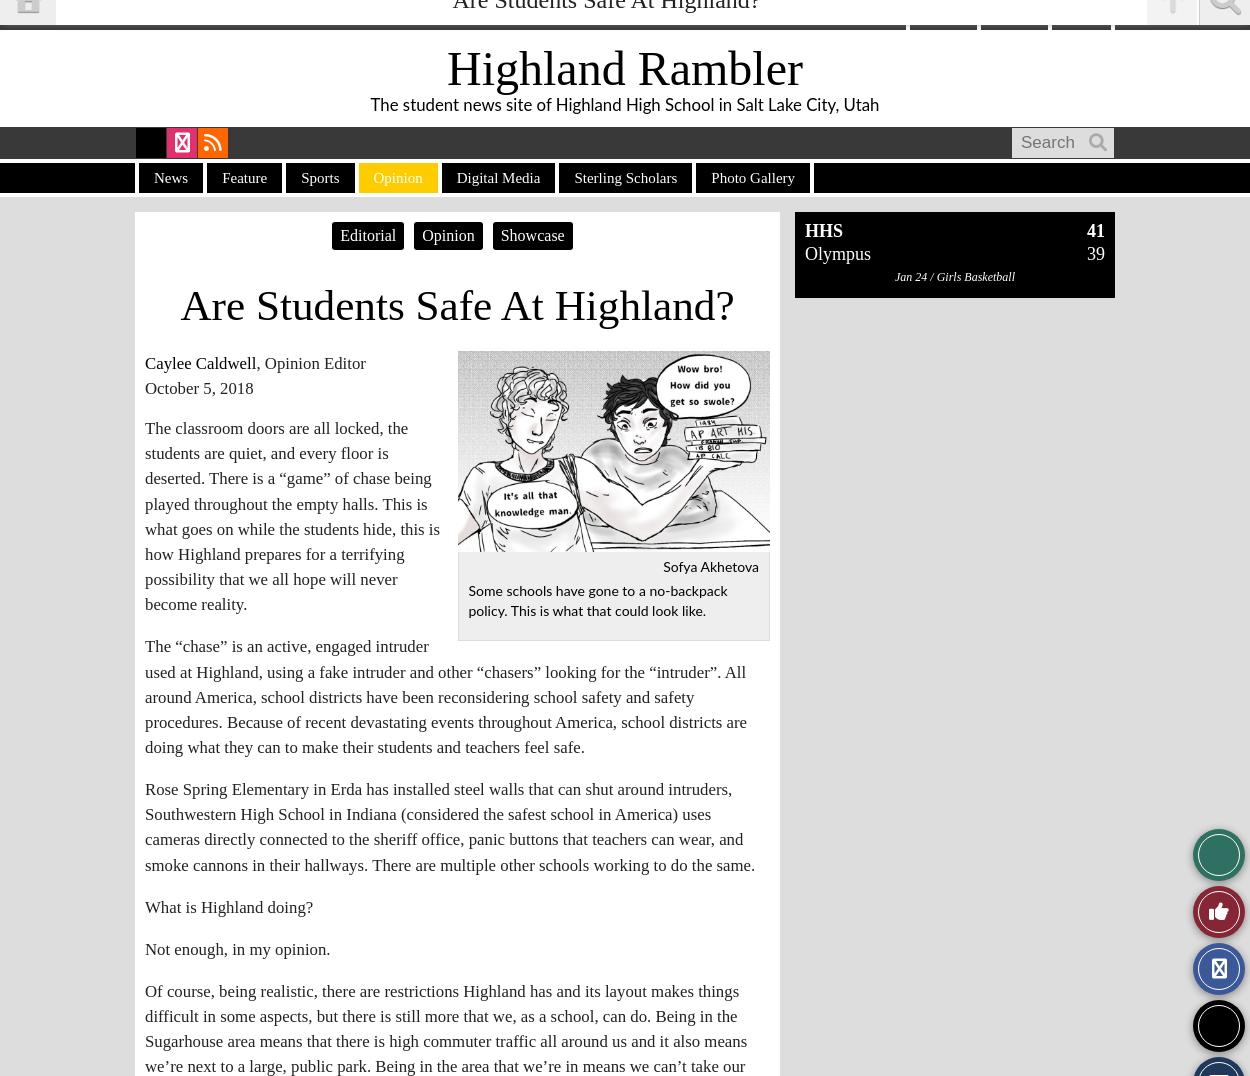 The height and width of the screenshot is (1076, 1250). What do you see at coordinates (663, 567) in the screenshot?
I see `'Sofya Akhetova'` at bounding box center [663, 567].